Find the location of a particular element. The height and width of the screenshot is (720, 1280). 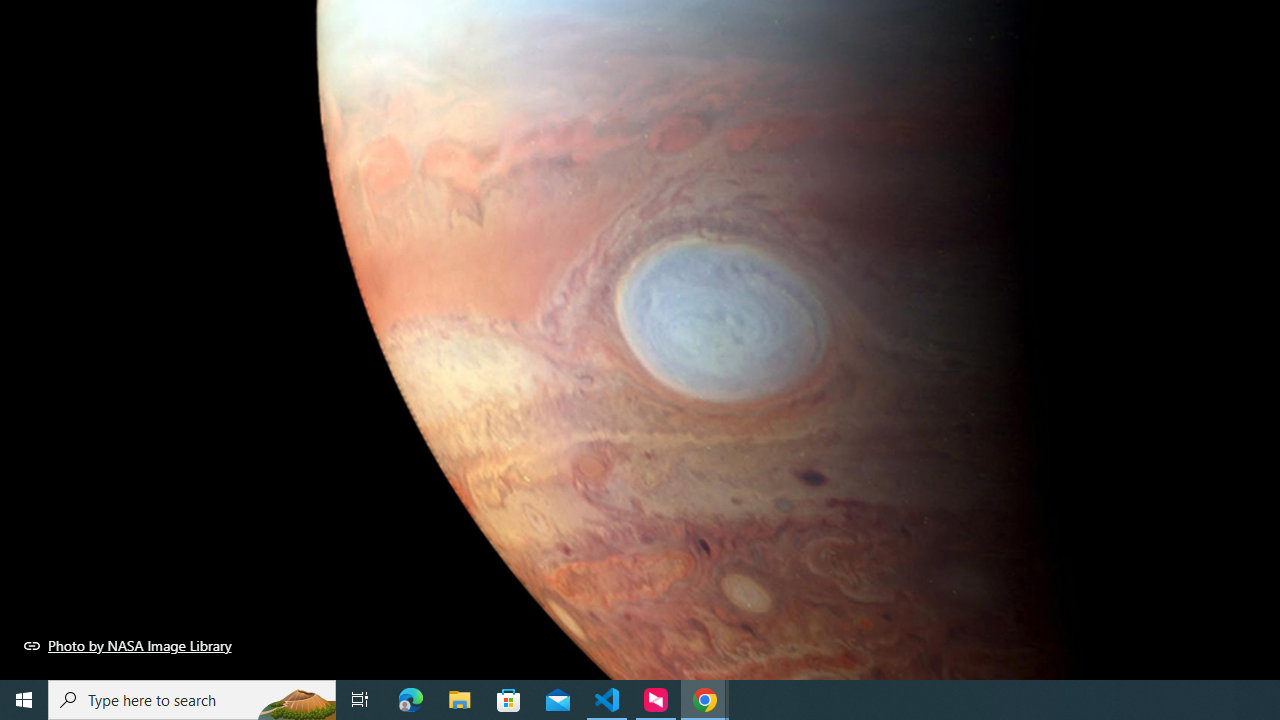

'Photo by NASA Image Library' is located at coordinates (127, 645).